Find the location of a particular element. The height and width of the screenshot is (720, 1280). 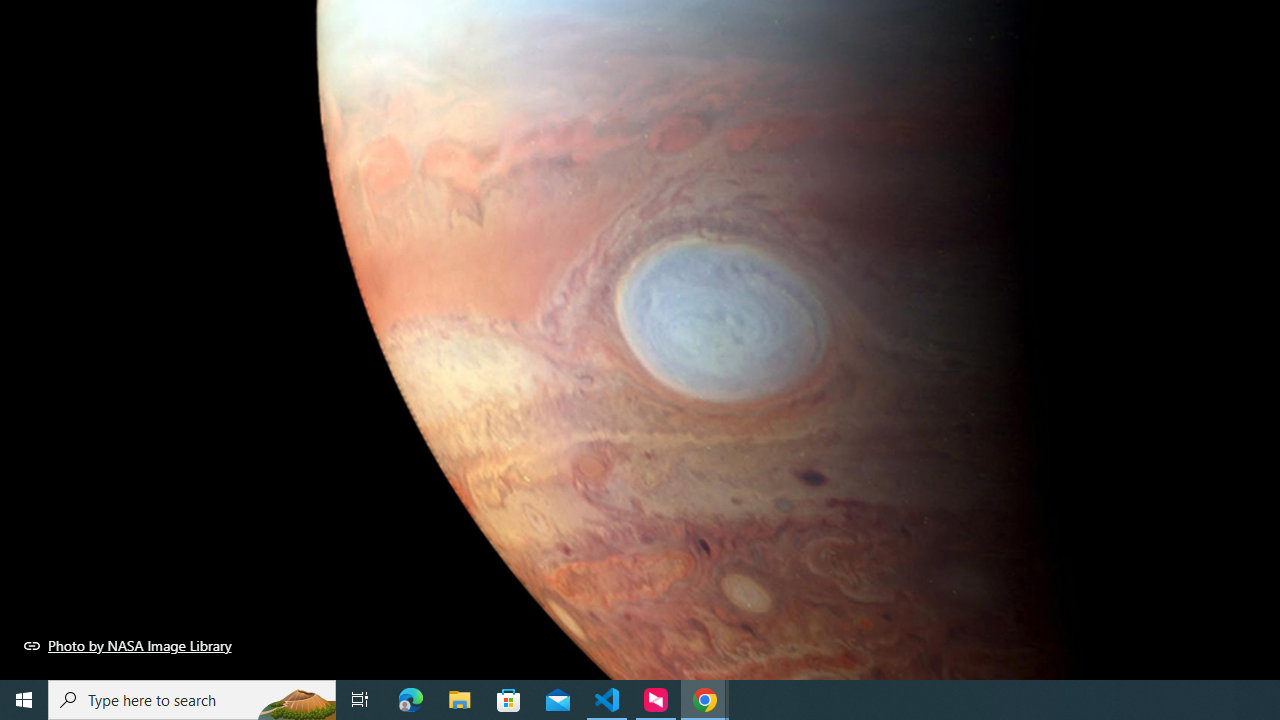

'Photo by NASA Image Library' is located at coordinates (127, 645).